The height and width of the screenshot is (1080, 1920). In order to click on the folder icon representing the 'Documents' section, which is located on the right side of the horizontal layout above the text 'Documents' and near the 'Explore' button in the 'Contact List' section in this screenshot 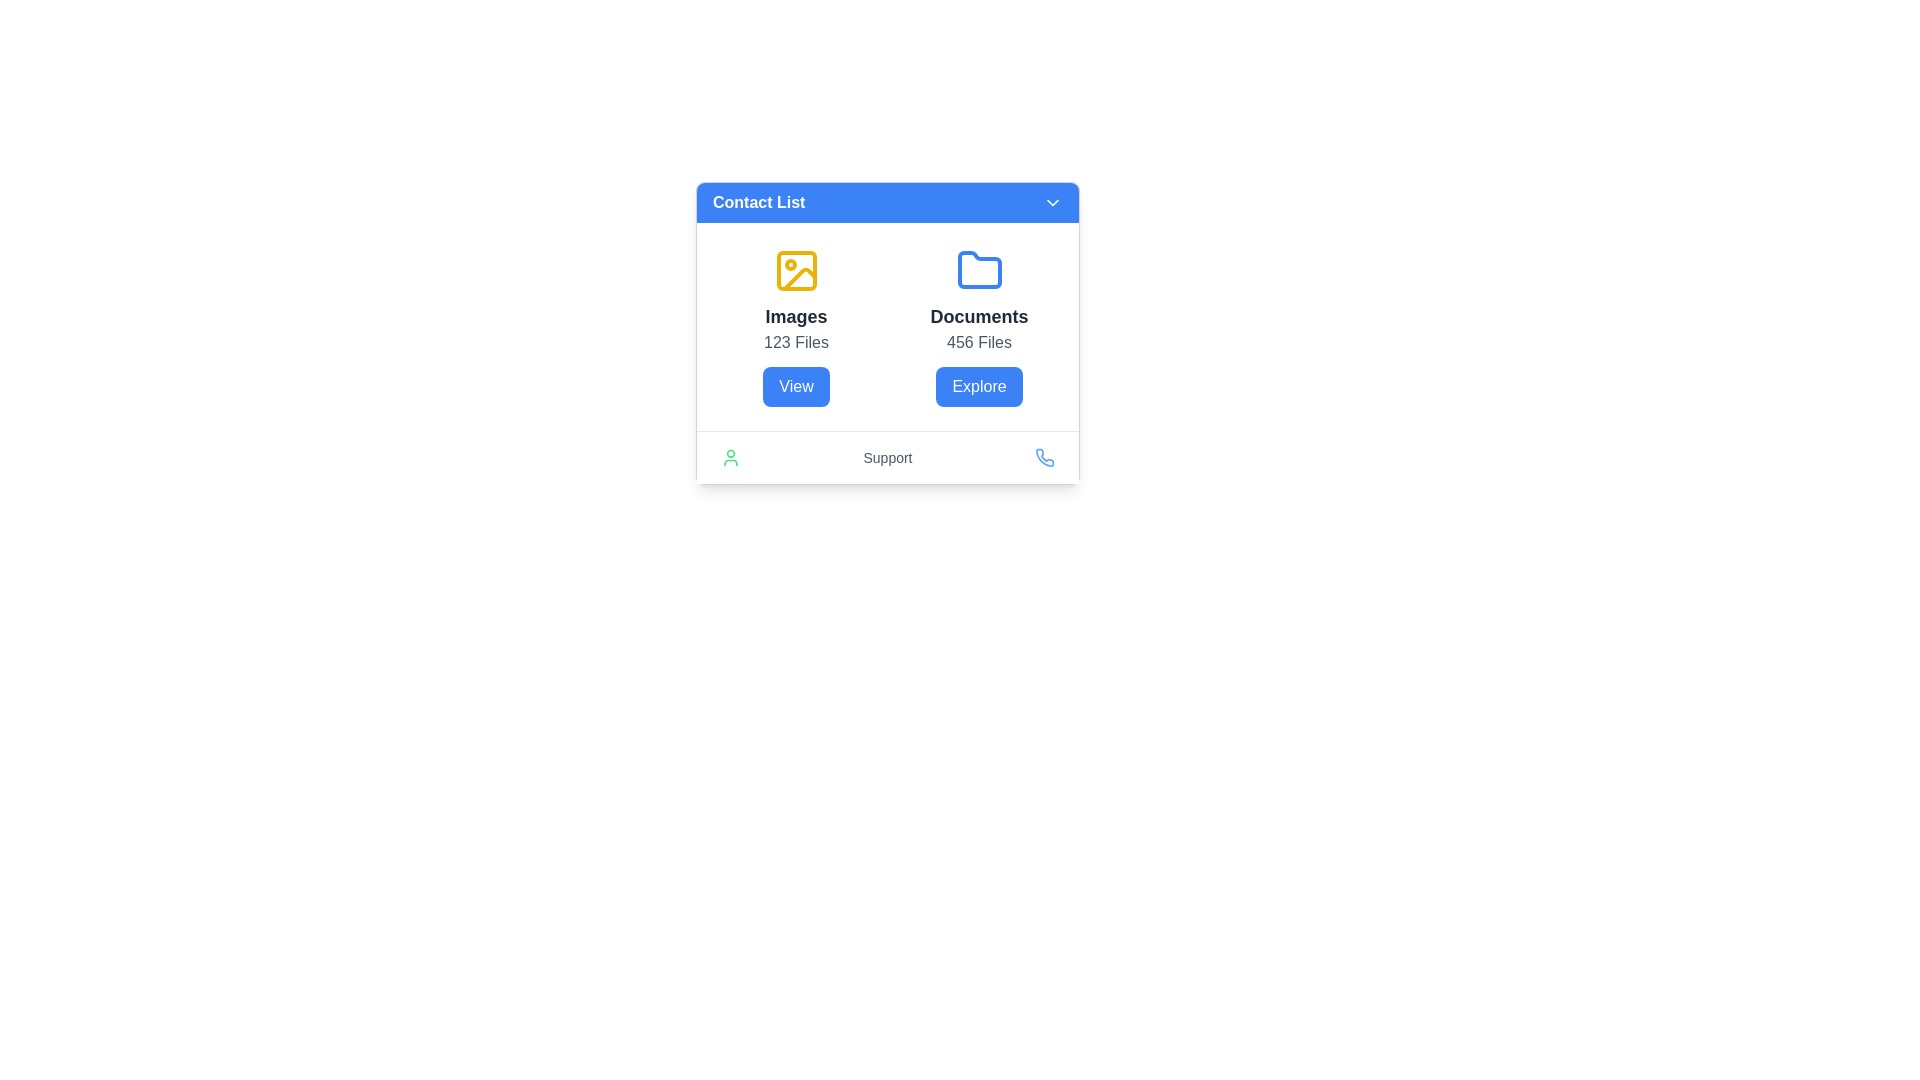, I will do `click(979, 270)`.